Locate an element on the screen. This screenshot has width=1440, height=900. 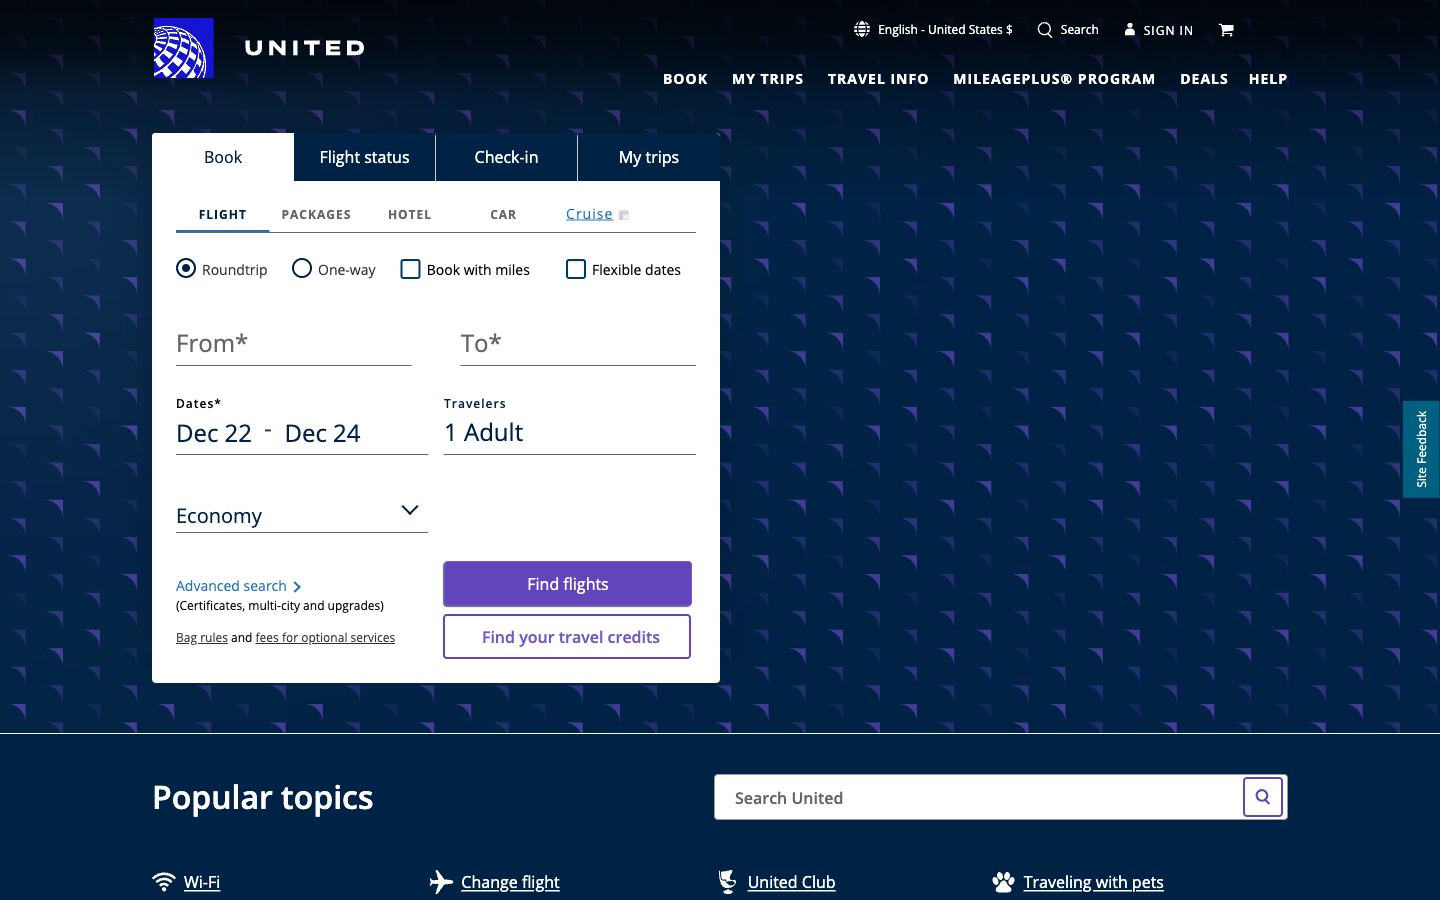
Move towards United Club"s Website is located at coordinates (837, 885).